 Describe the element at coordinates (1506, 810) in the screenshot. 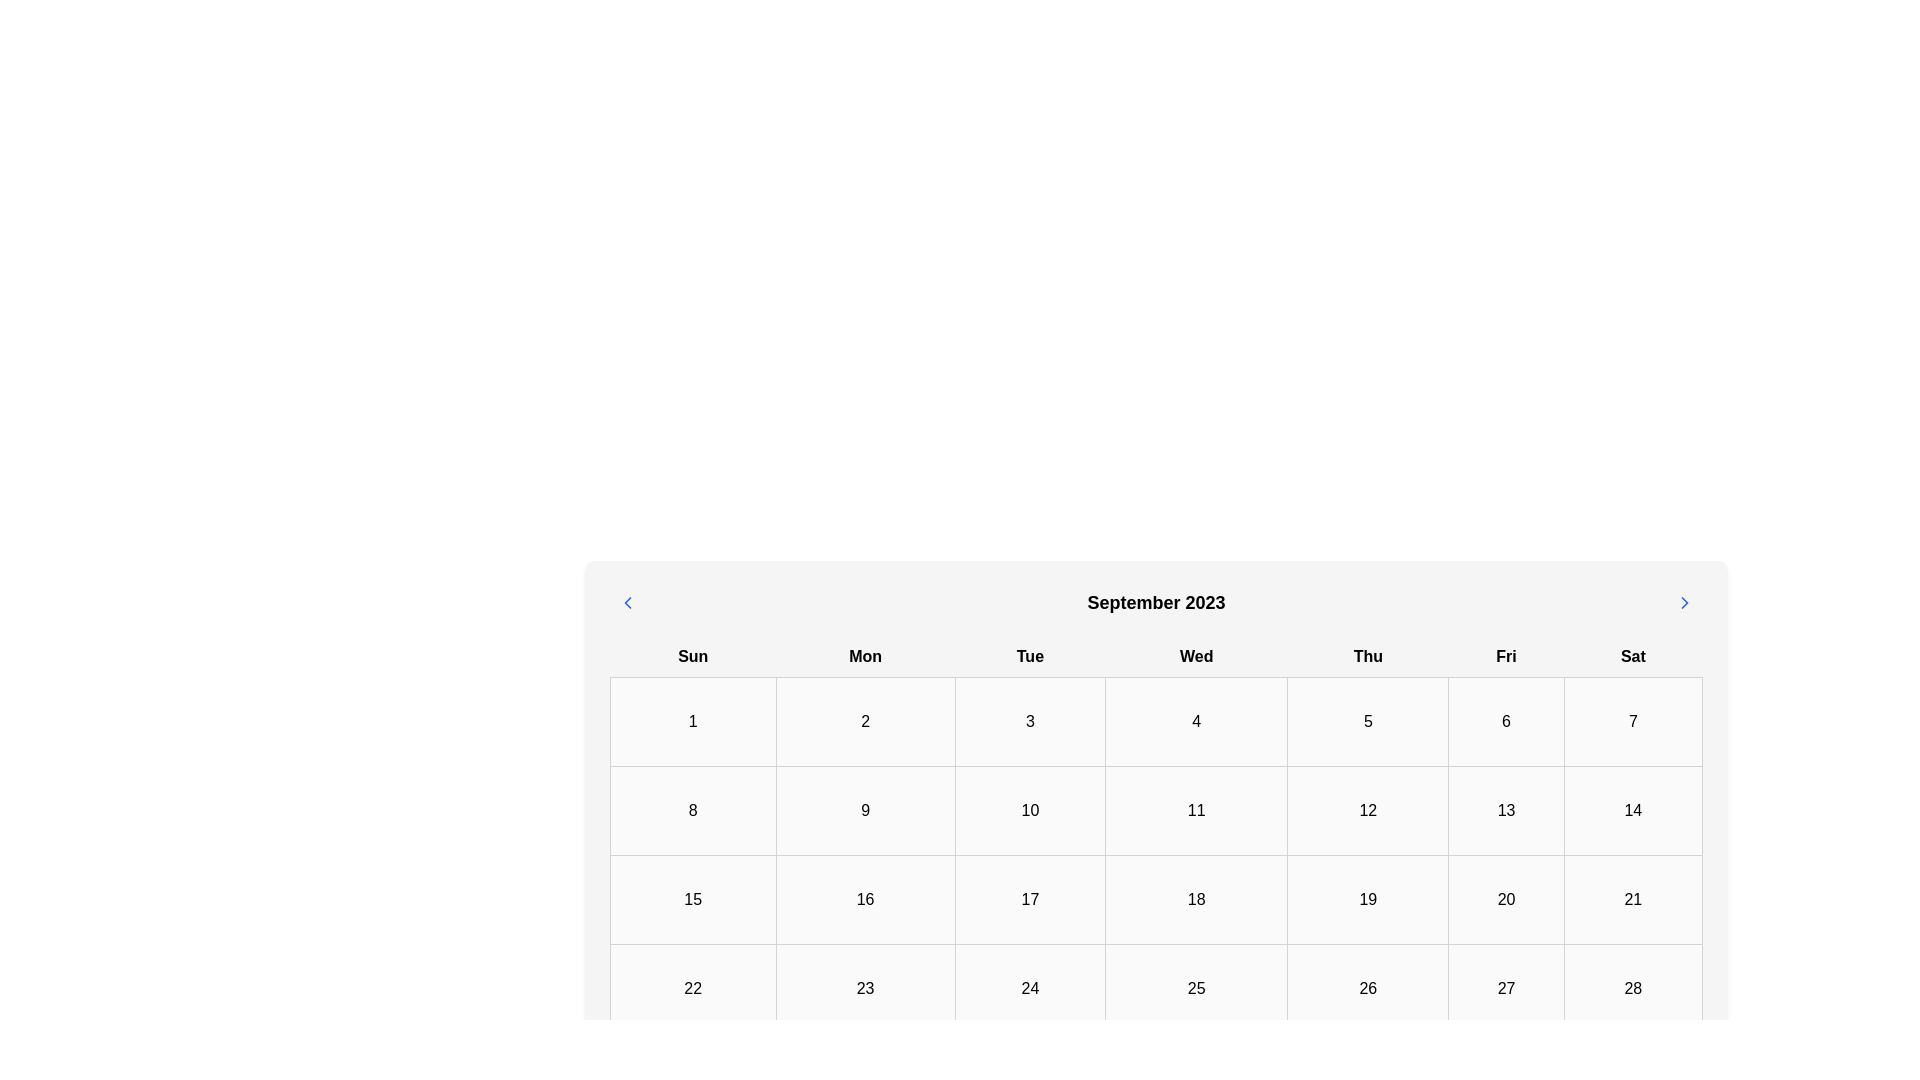

I see `the square button with a light gray background and the text '13'` at that location.